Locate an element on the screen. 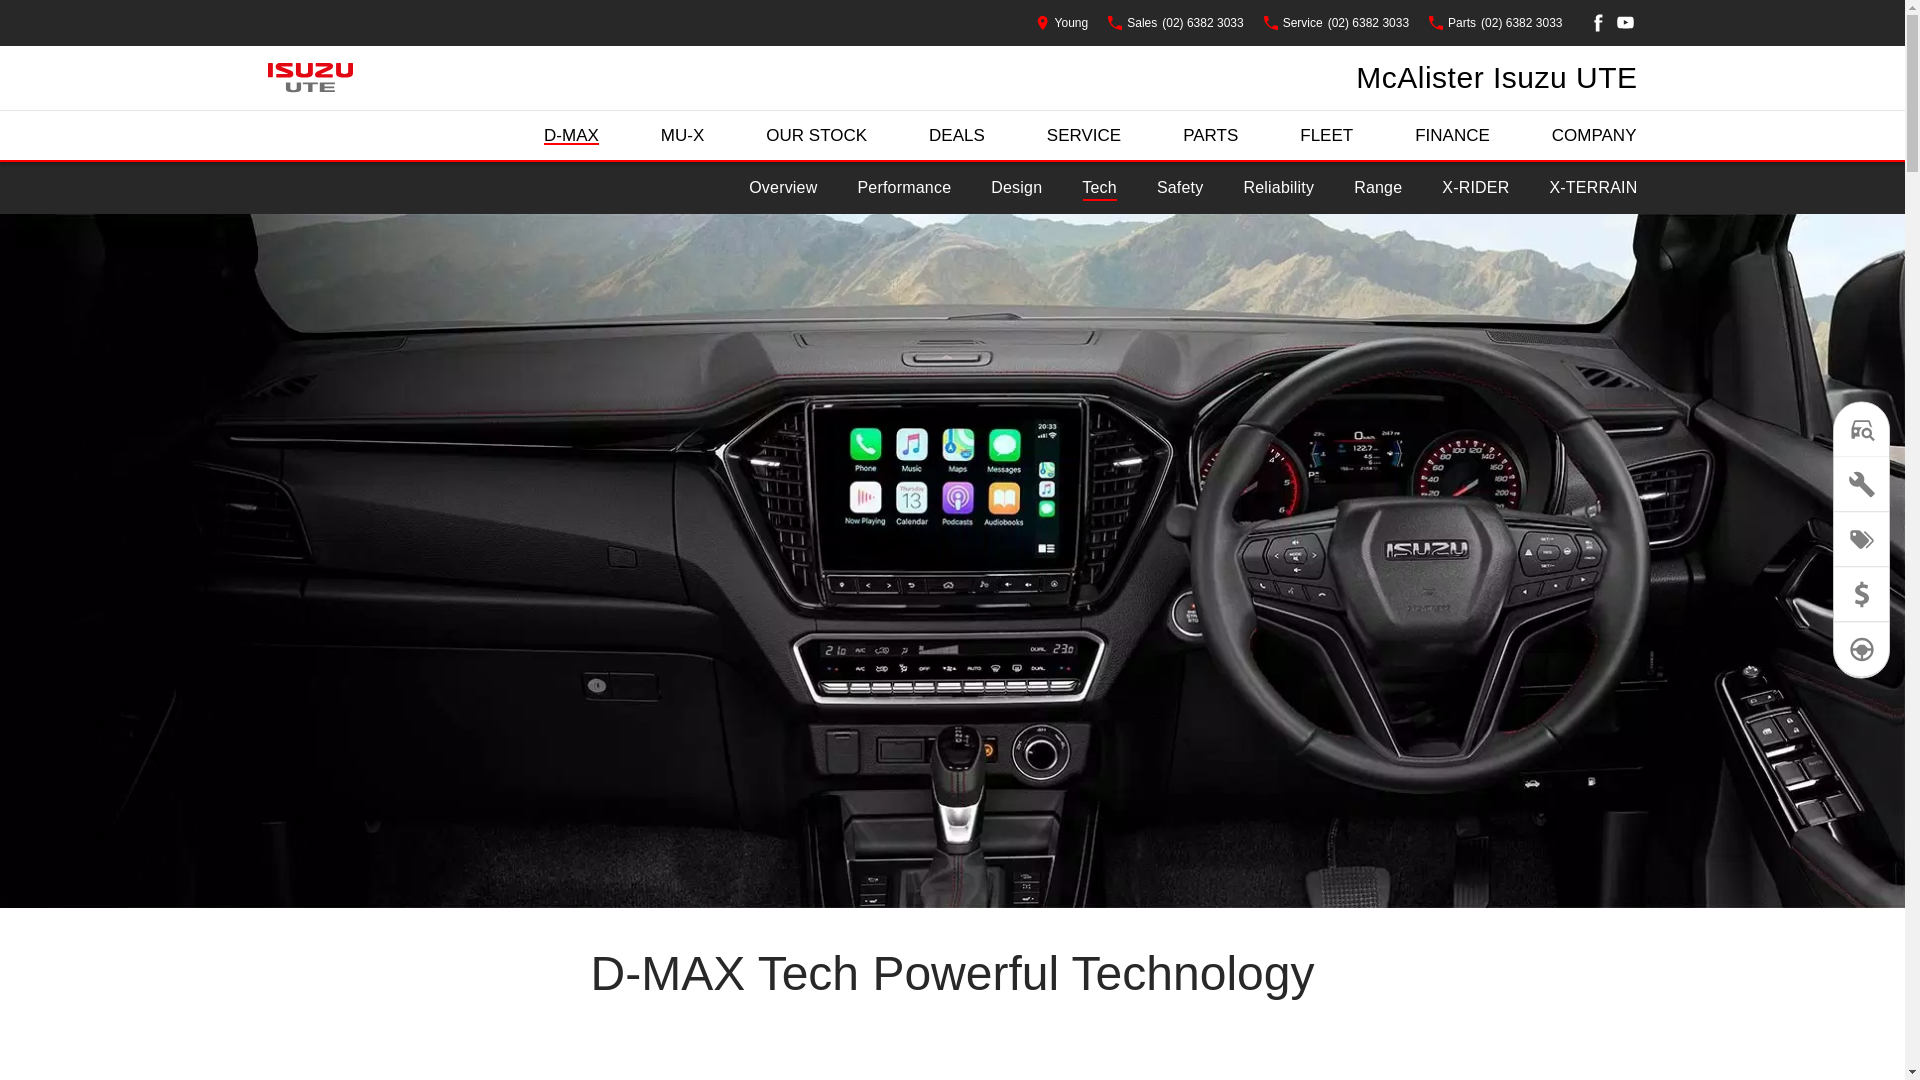 The image size is (1920, 1080). 'Range' is located at coordinates (1376, 188).